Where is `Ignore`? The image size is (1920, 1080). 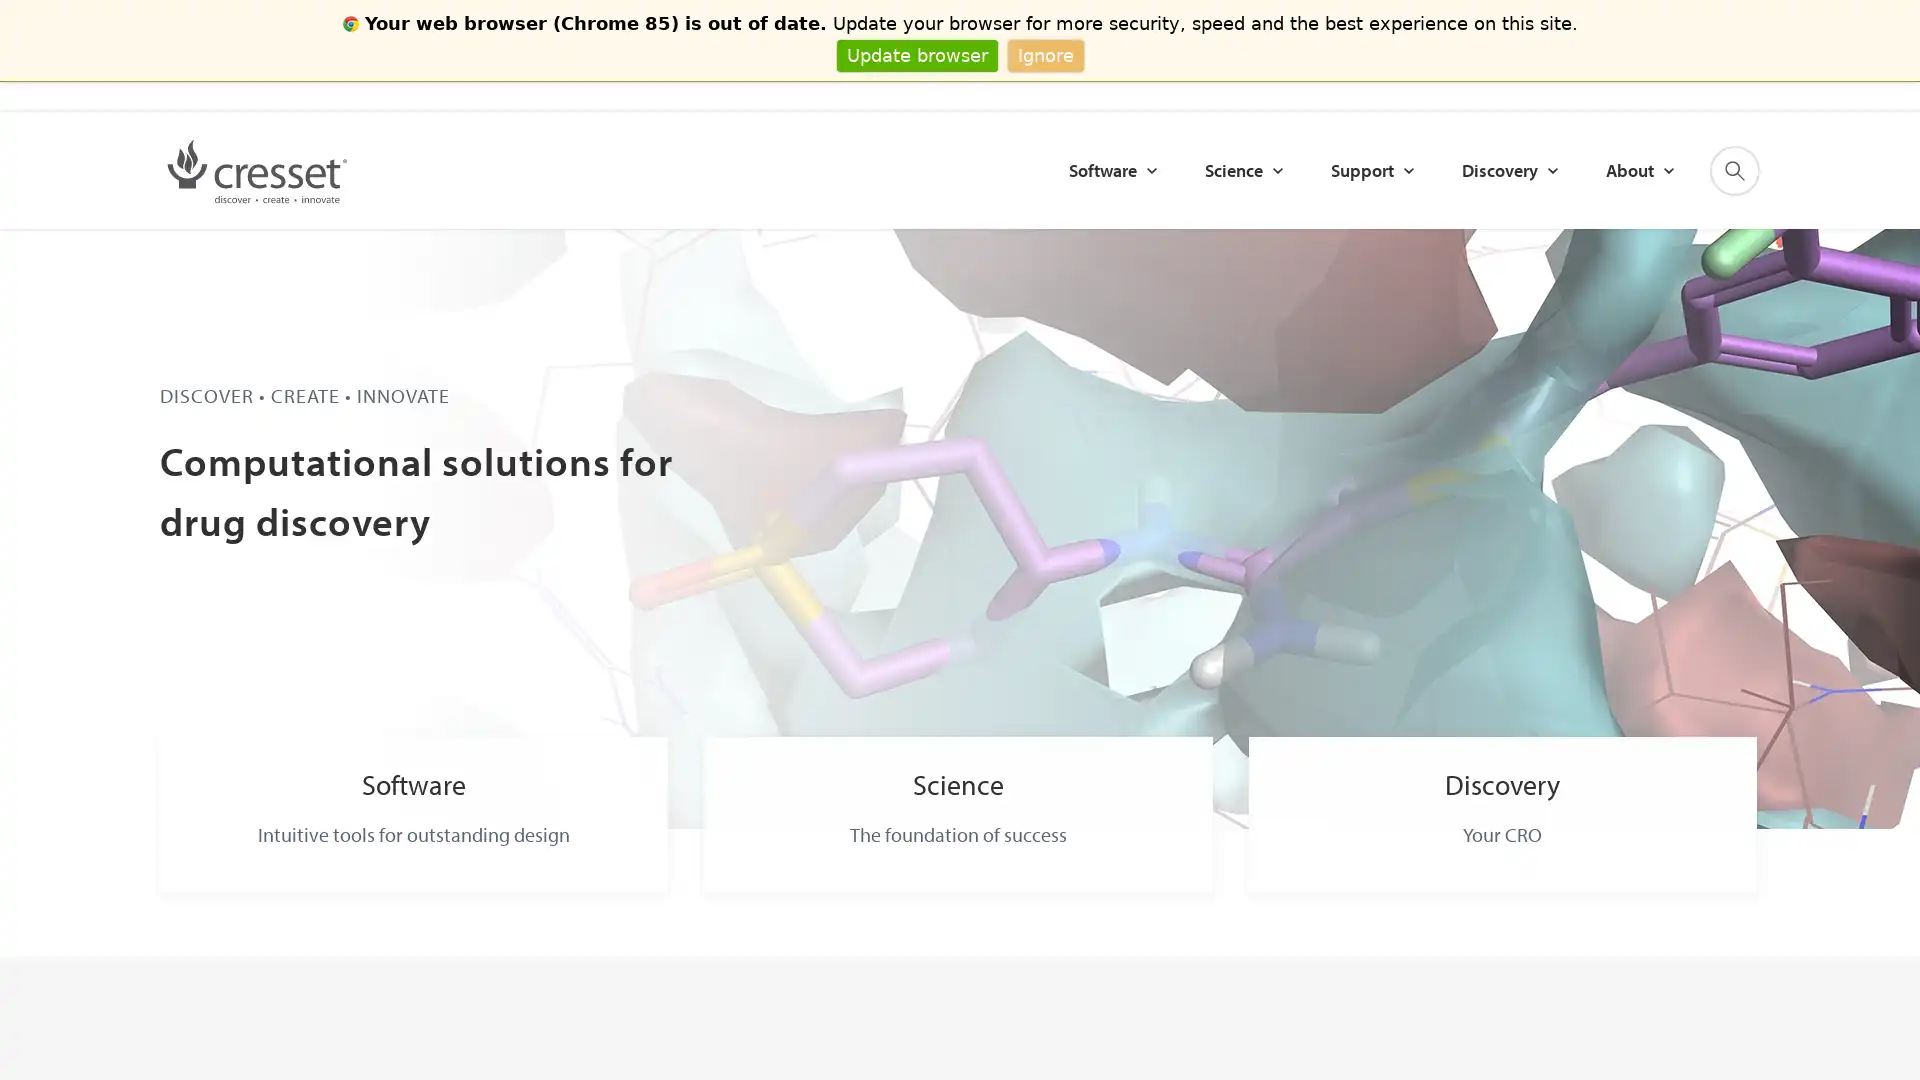
Ignore is located at coordinates (1044, 54).